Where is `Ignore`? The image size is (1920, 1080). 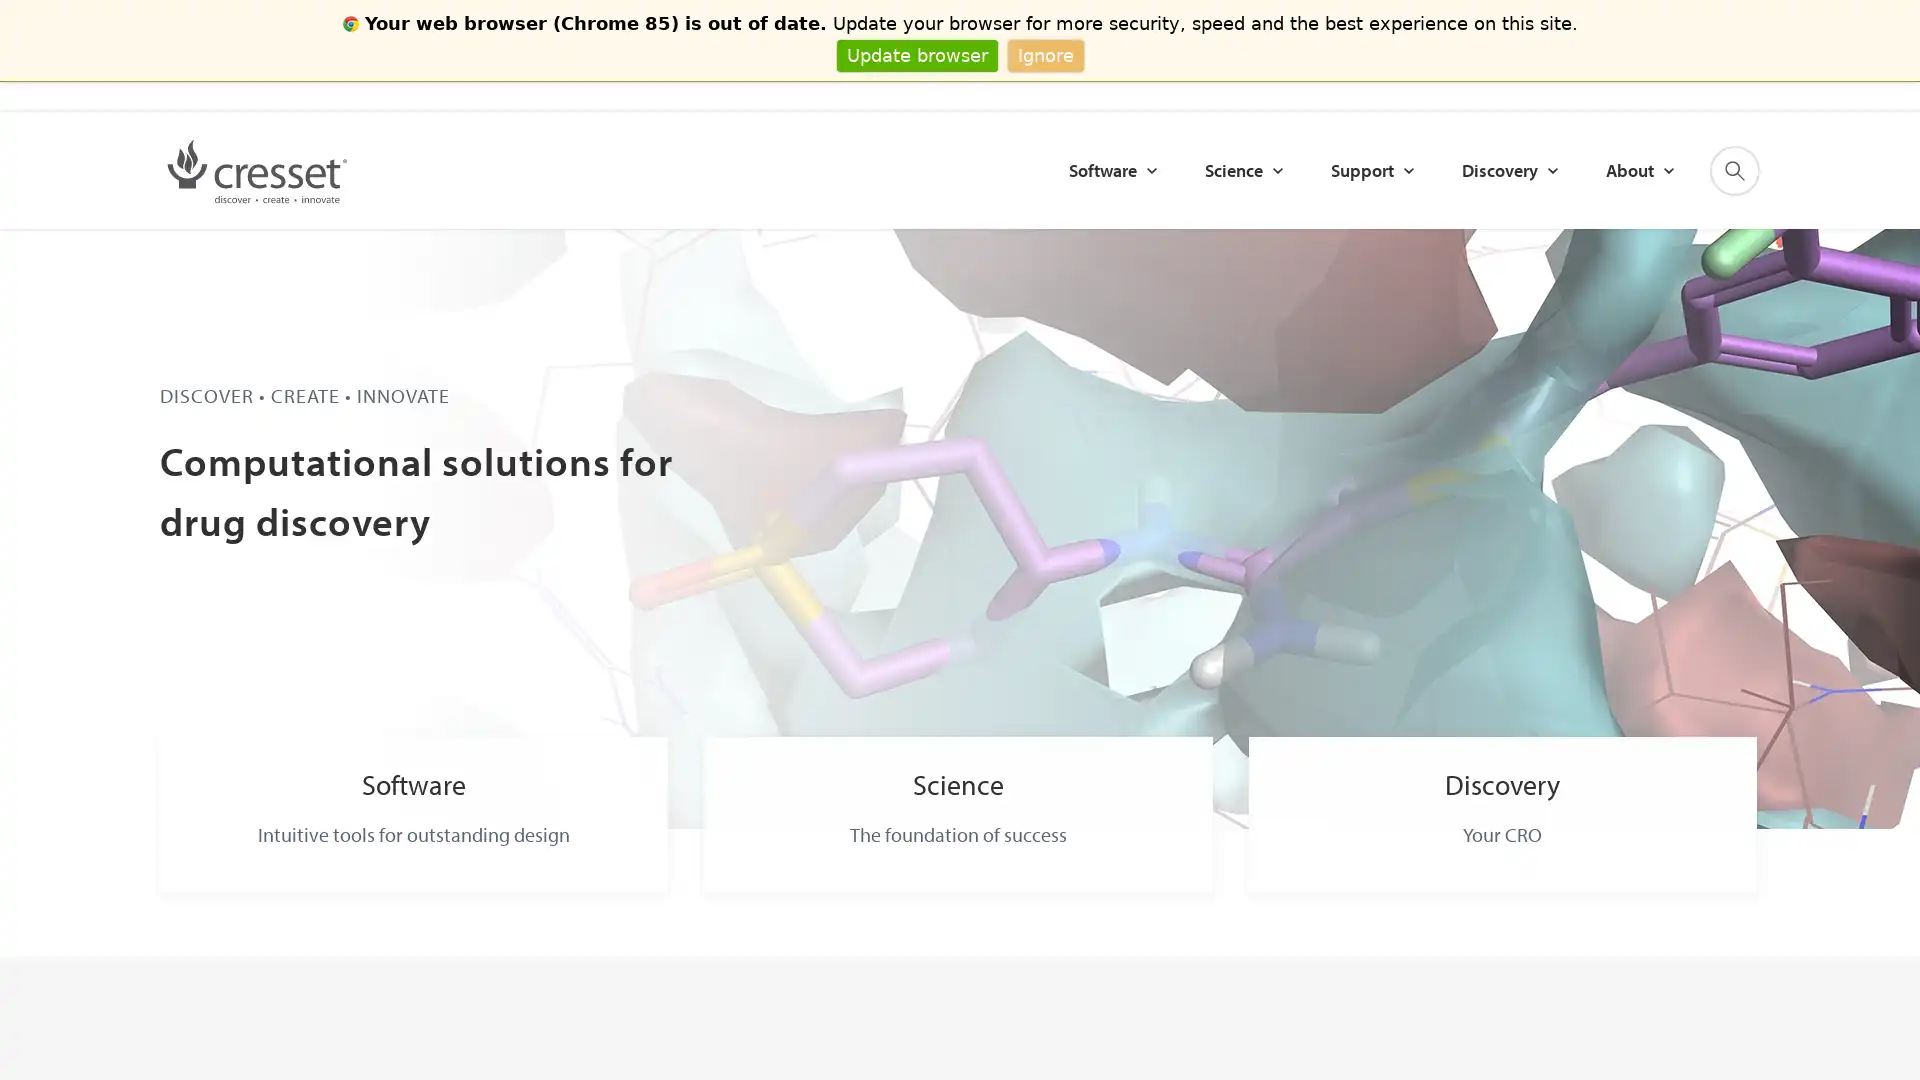
Ignore is located at coordinates (1044, 54).